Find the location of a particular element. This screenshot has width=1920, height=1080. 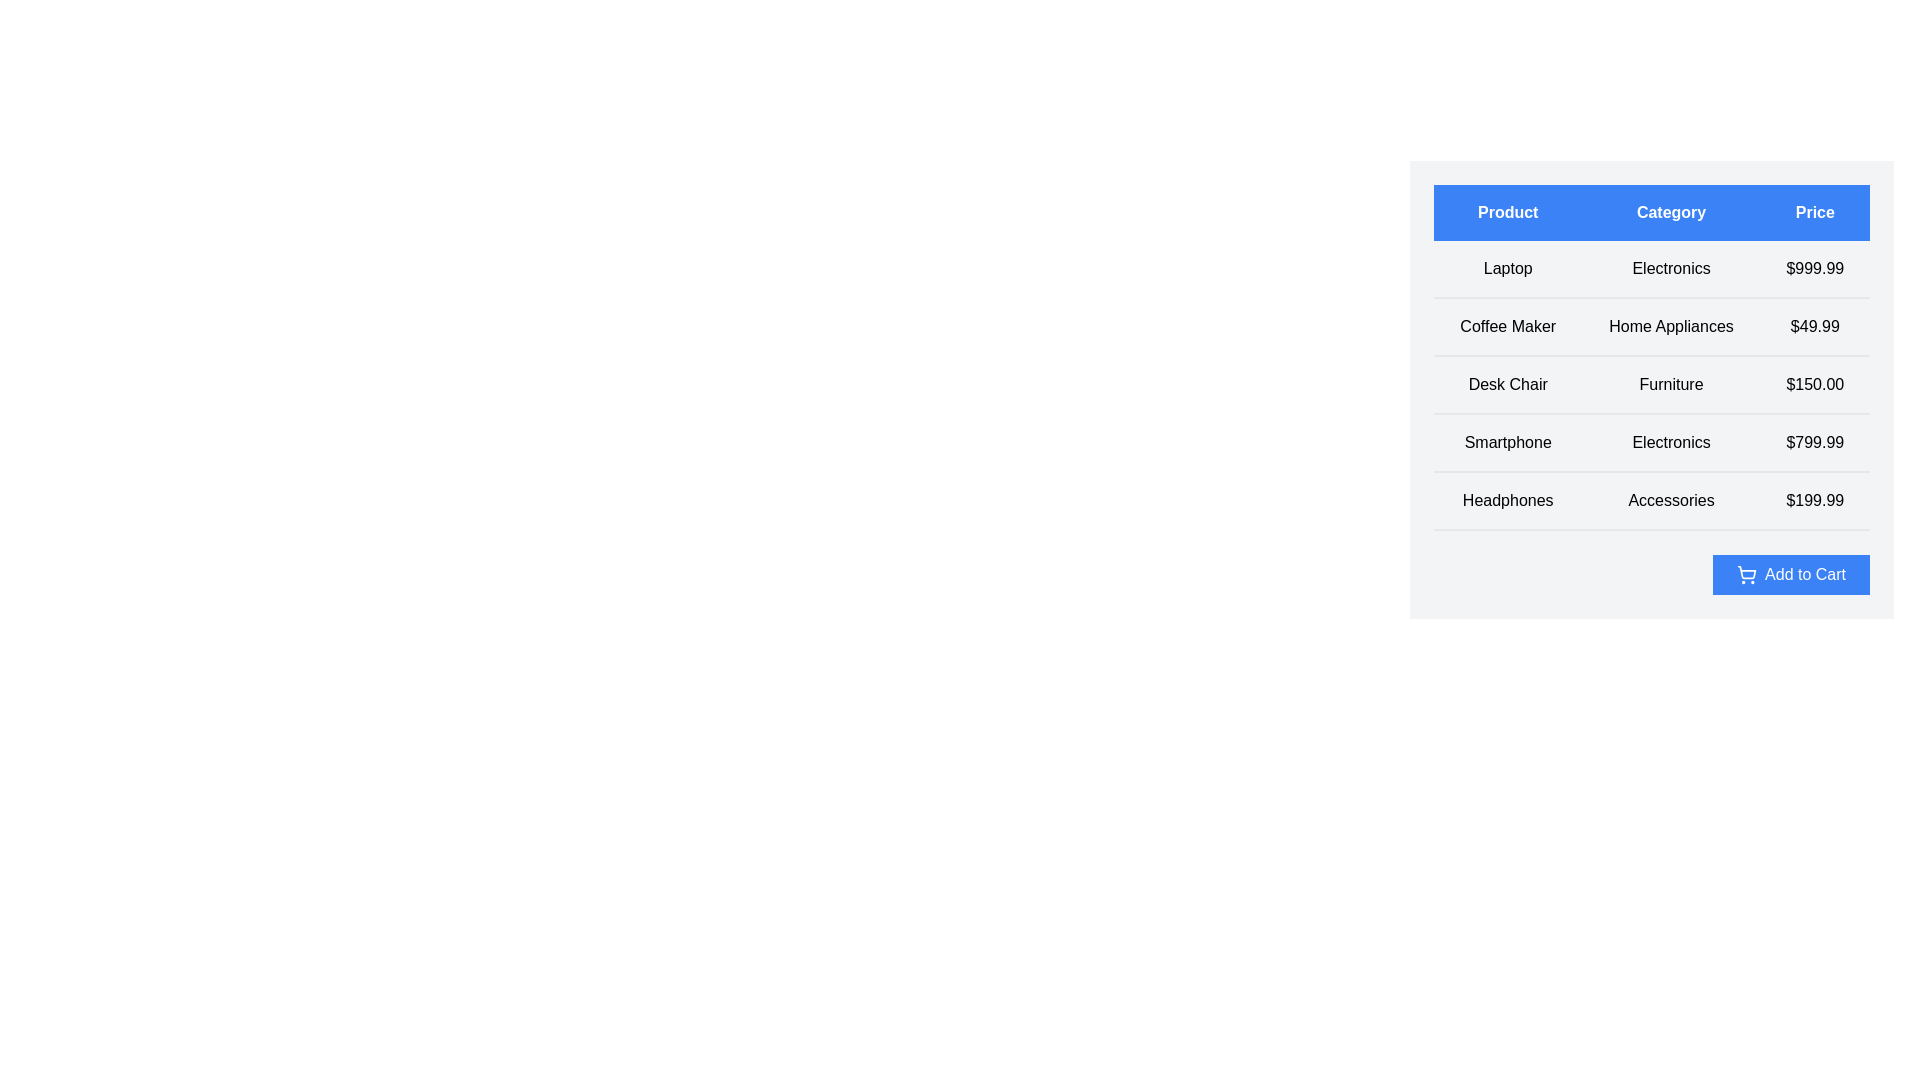

the 'Laptop' text label in the 'Product' list, which is located in the first column of a table, above 'Coffee Maker' is located at coordinates (1508, 268).